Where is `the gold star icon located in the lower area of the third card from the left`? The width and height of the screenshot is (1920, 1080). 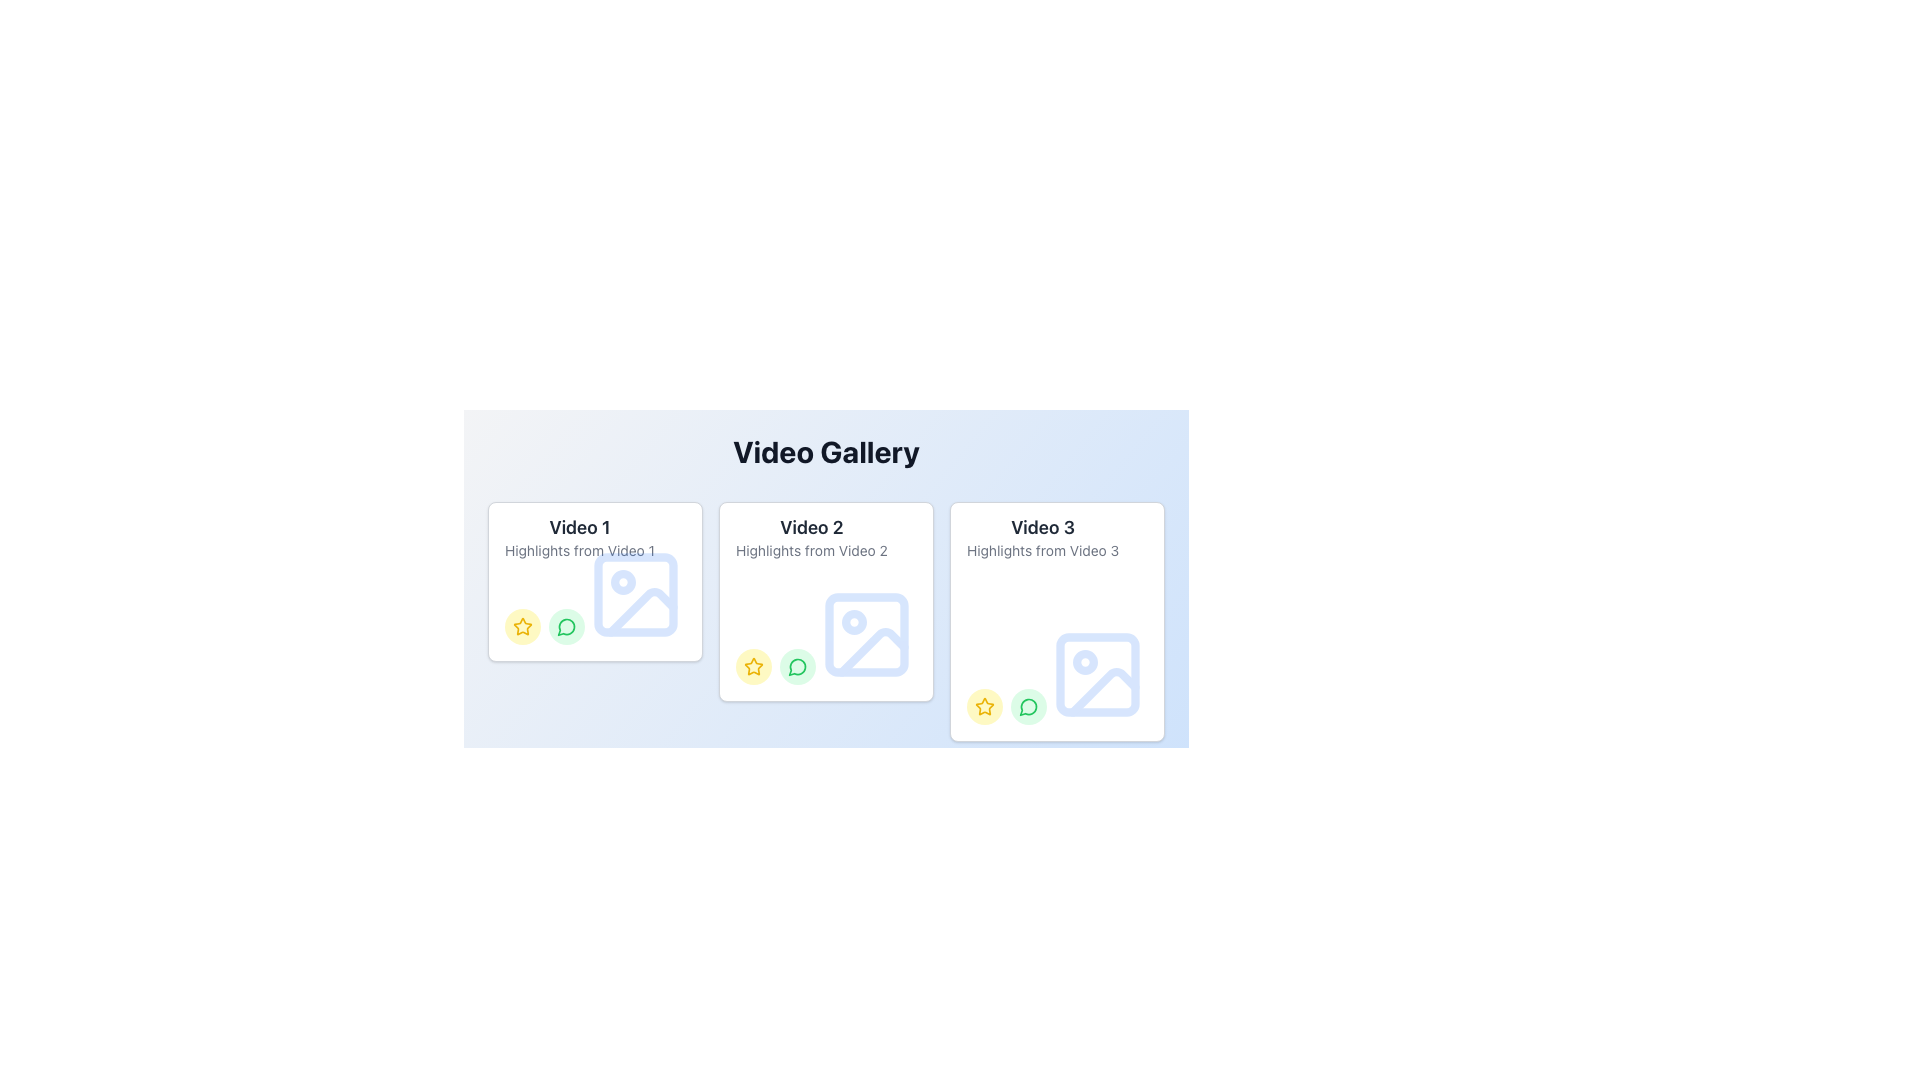
the gold star icon located in the lower area of the third card from the left is located at coordinates (984, 705).